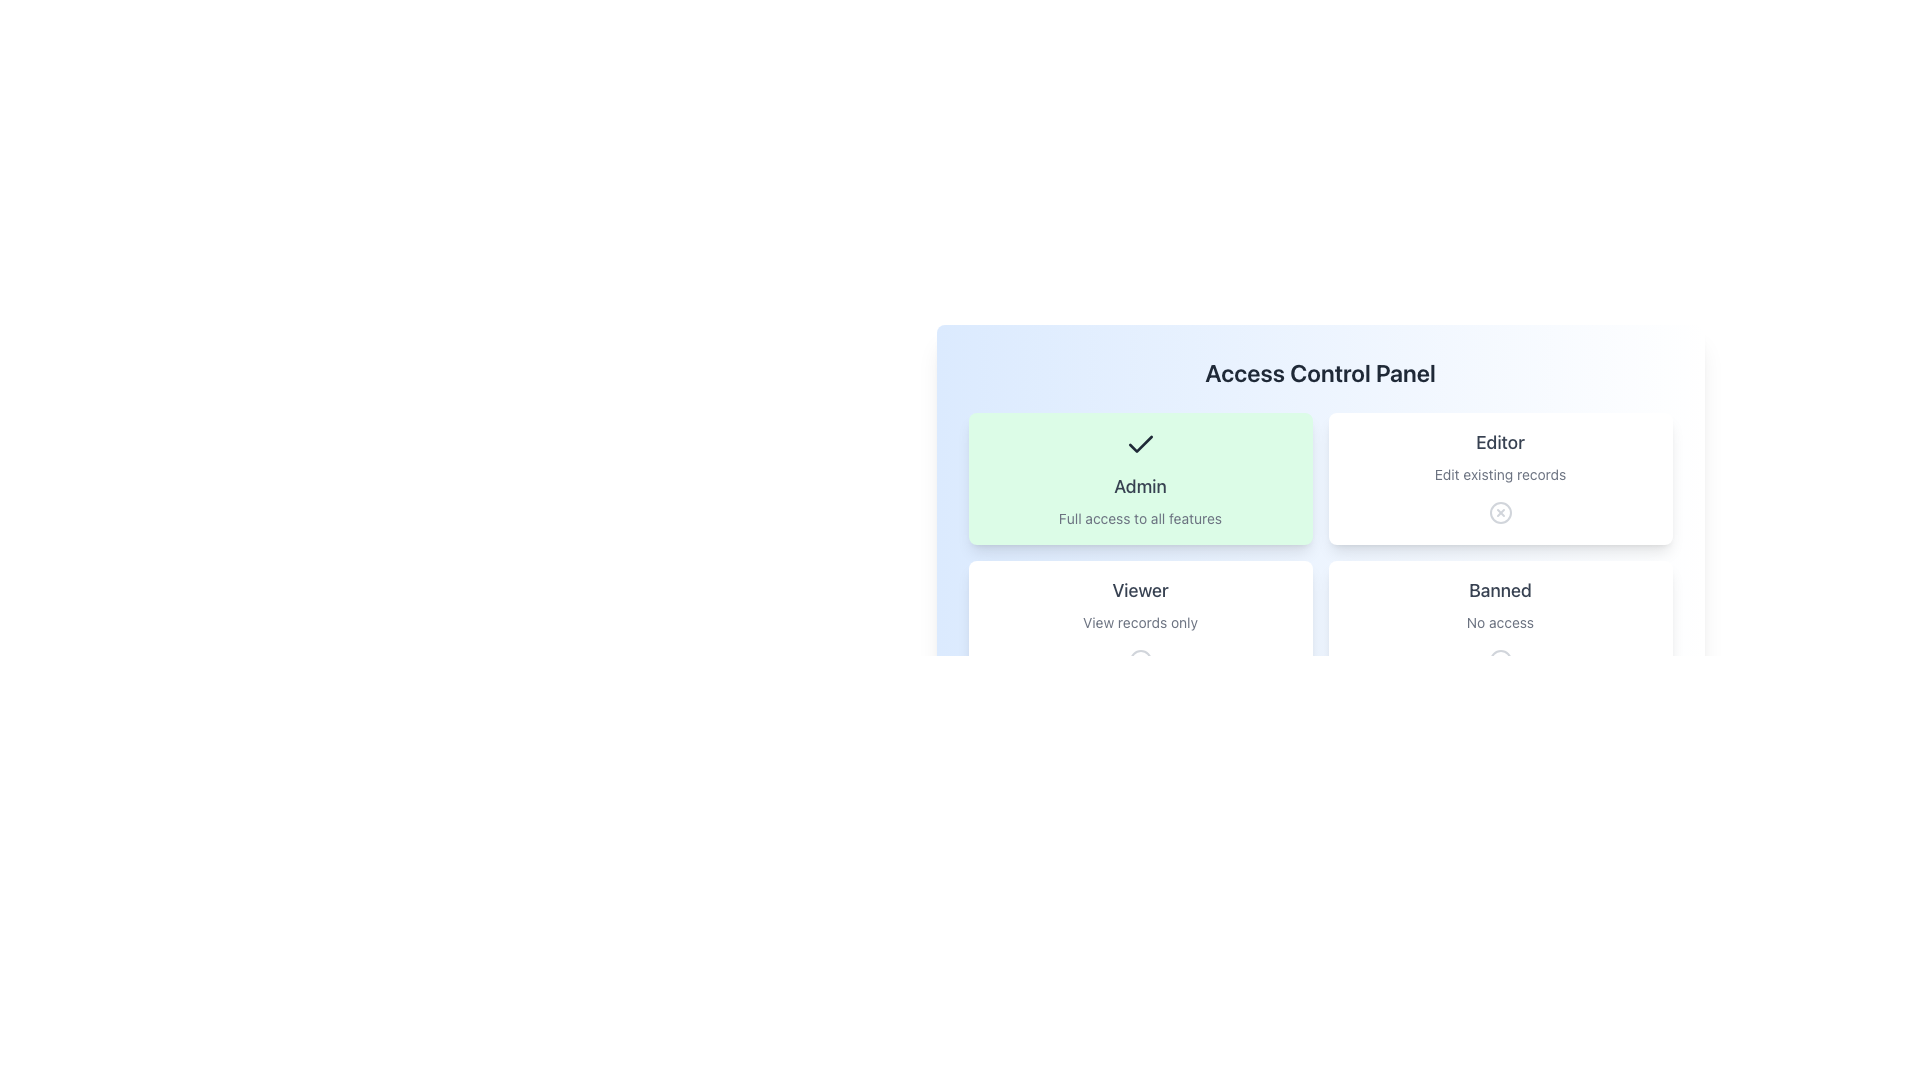  Describe the element at coordinates (1500, 478) in the screenshot. I see `the center of the 'Editor' role button-like card in the Access Control Panel` at that location.